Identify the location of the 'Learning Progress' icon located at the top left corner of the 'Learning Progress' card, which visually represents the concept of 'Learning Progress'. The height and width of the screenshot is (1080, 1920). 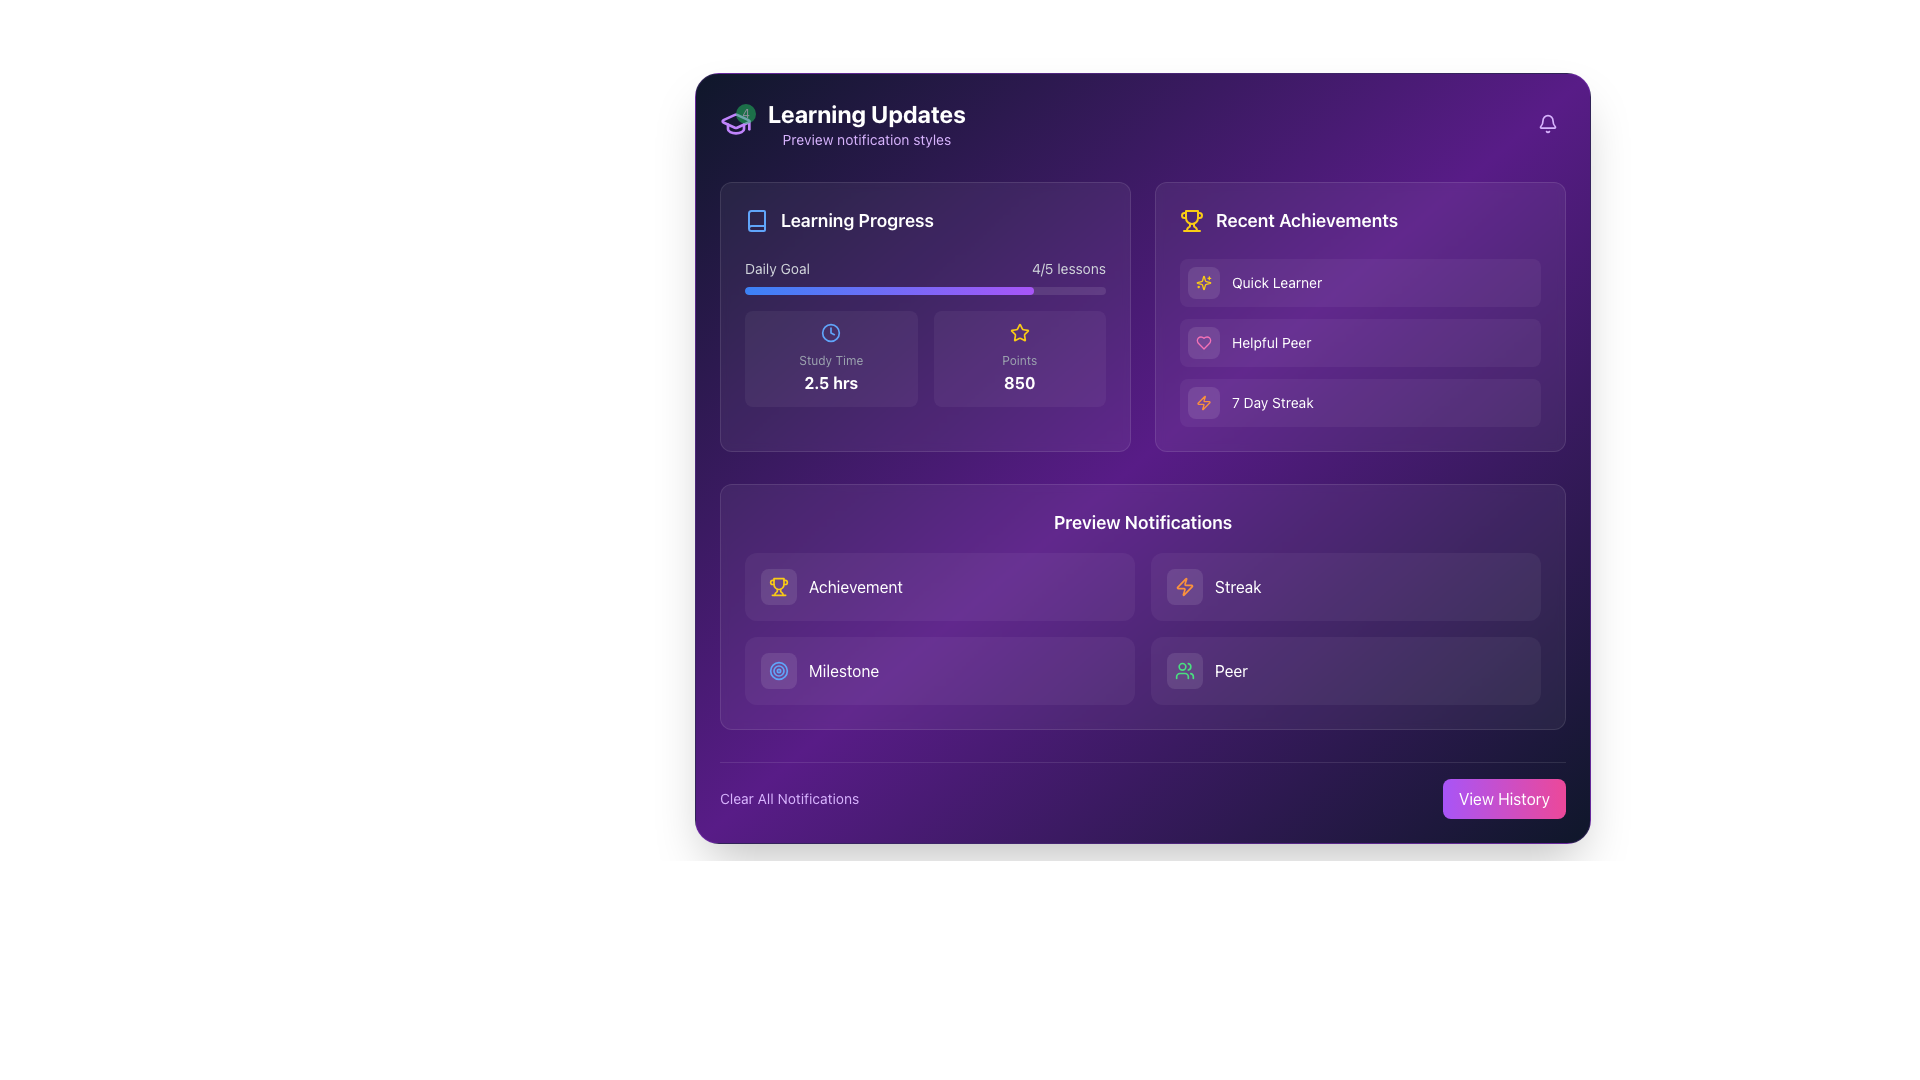
(756, 220).